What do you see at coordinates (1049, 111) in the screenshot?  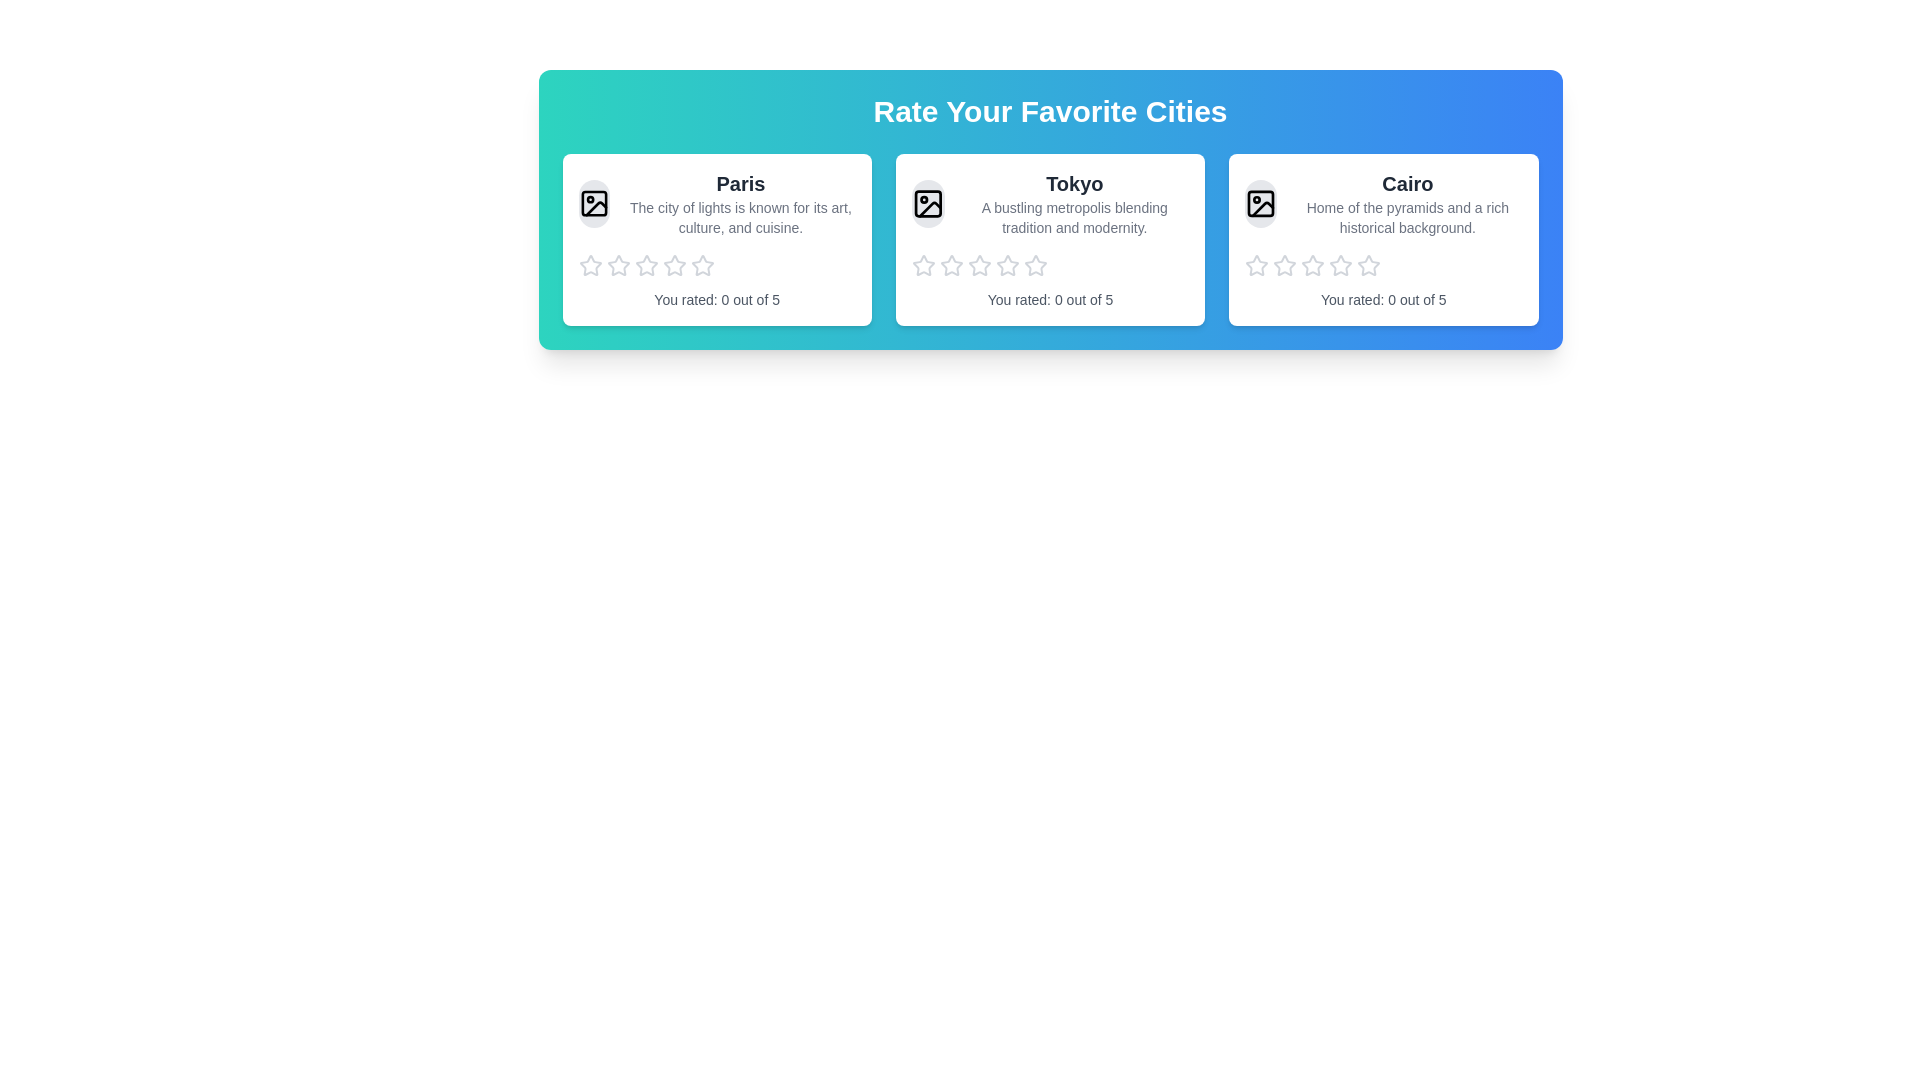 I see `the centered heading with the text 'Rate Your Favorite Cities' which is styled in a bold and large-sized font on a multicolored gradient background bar` at bounding box center [1049, 111].